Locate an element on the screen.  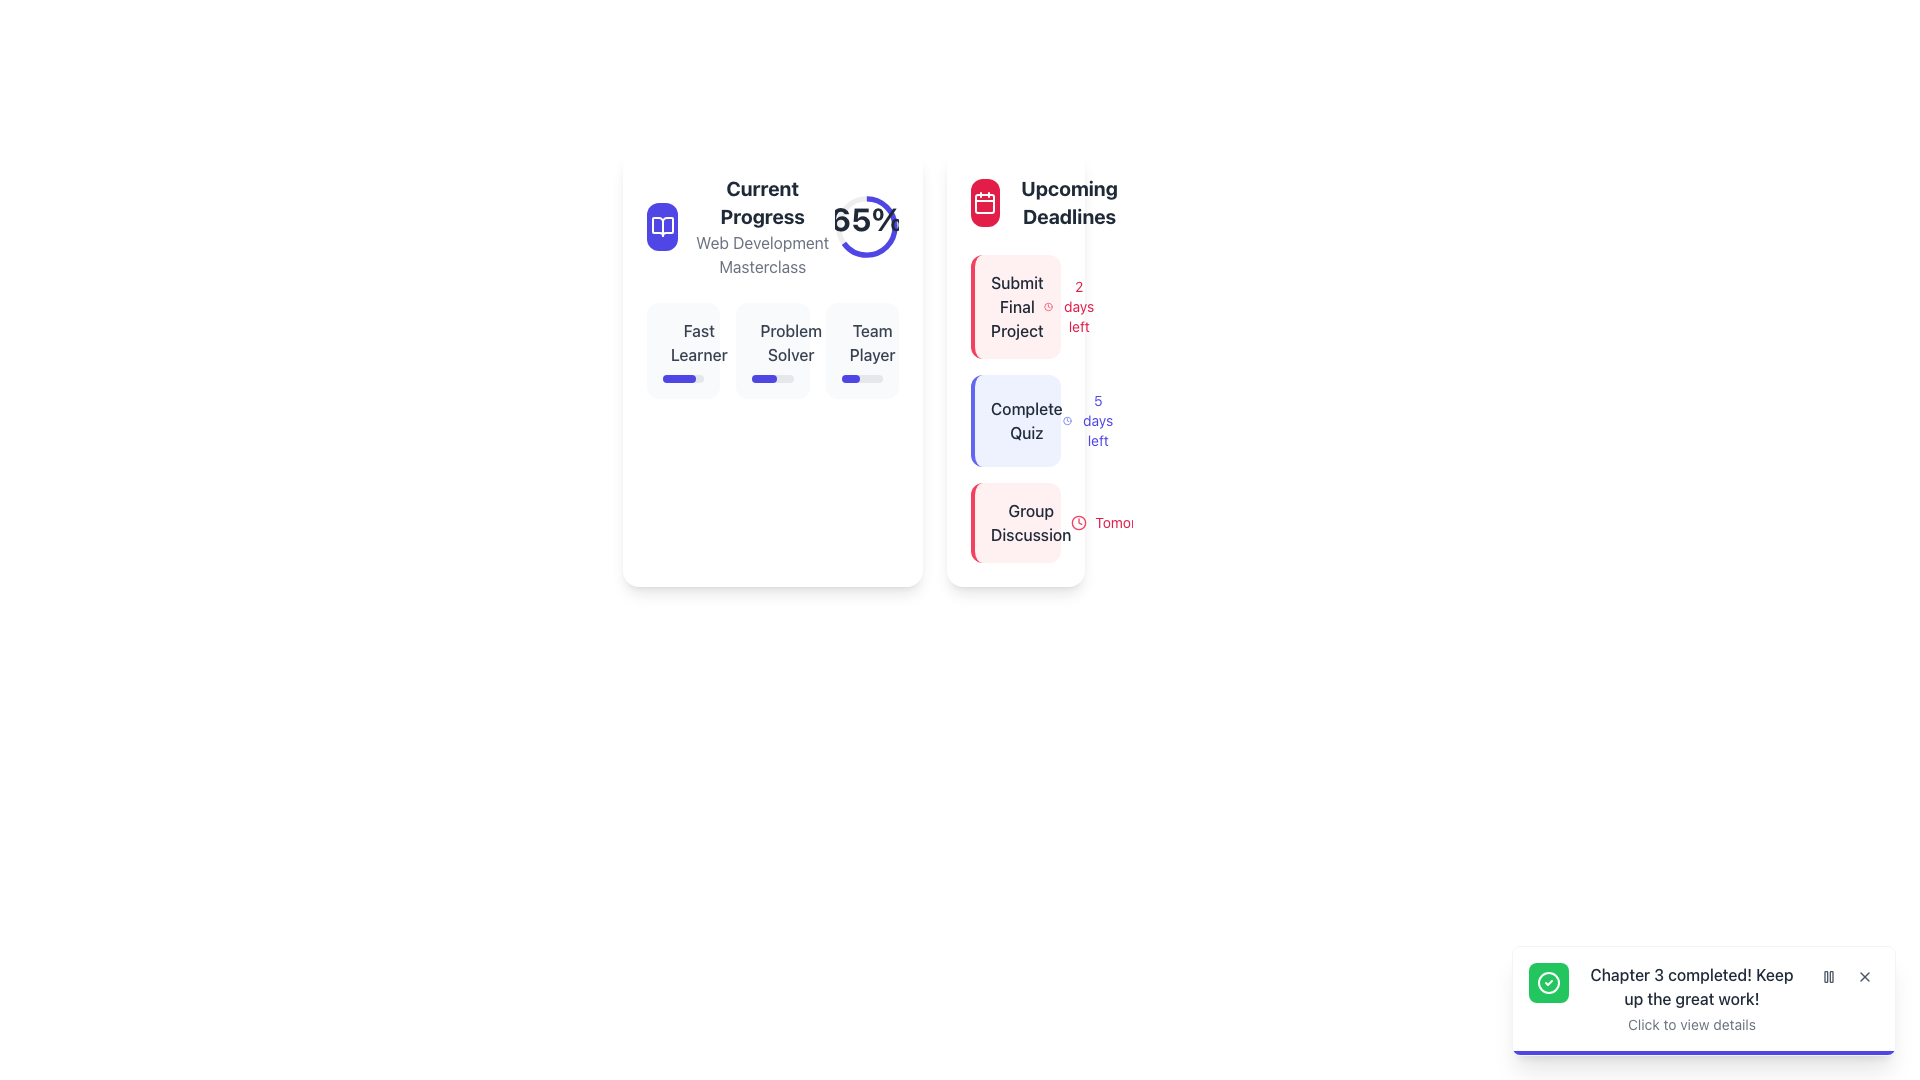
text content of the Text Label that indicates the current progress status of the user, located at the top-left section of the layout above 'Web Development Masterclass' and to the left of a circular progress visualization is located at coordinates (761, 203).